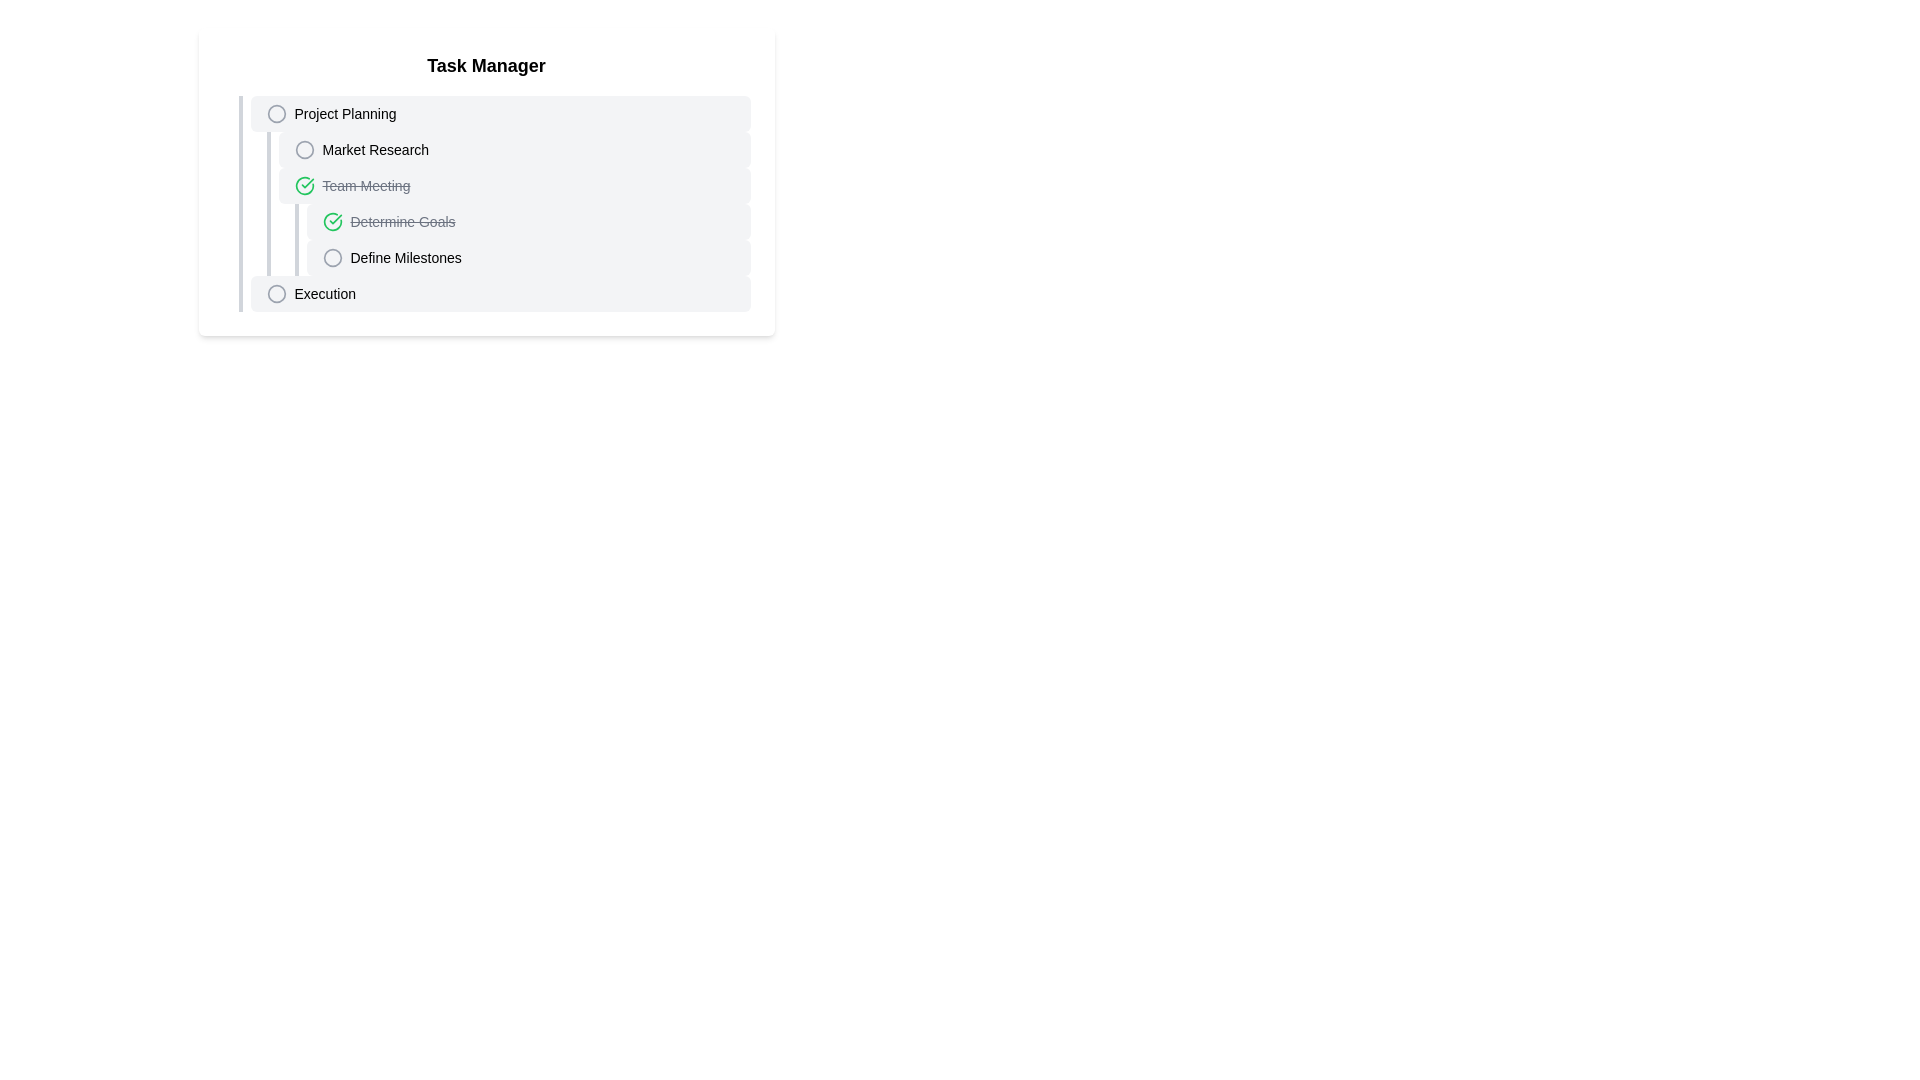  I want to click on the circular indicator, so click(275, 114).